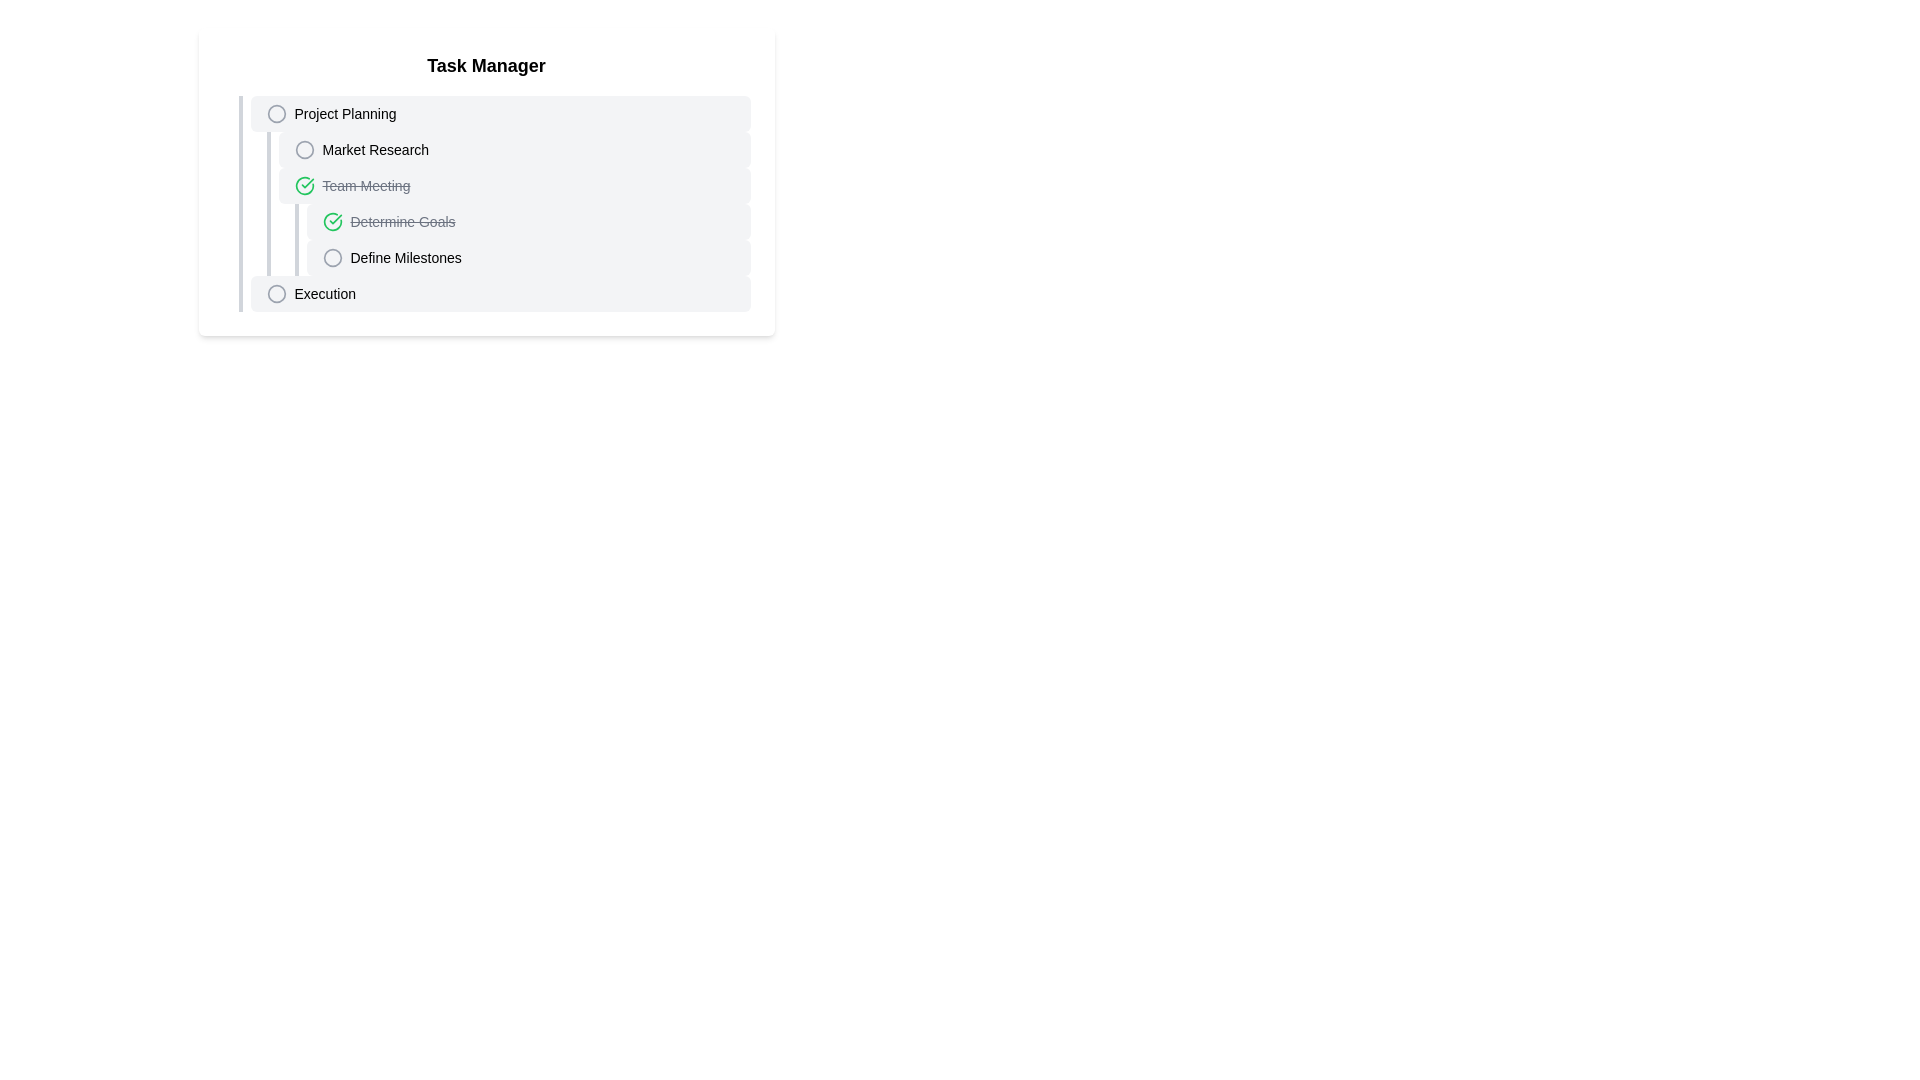  I want to click on the circular indicator, so click(275, 114).